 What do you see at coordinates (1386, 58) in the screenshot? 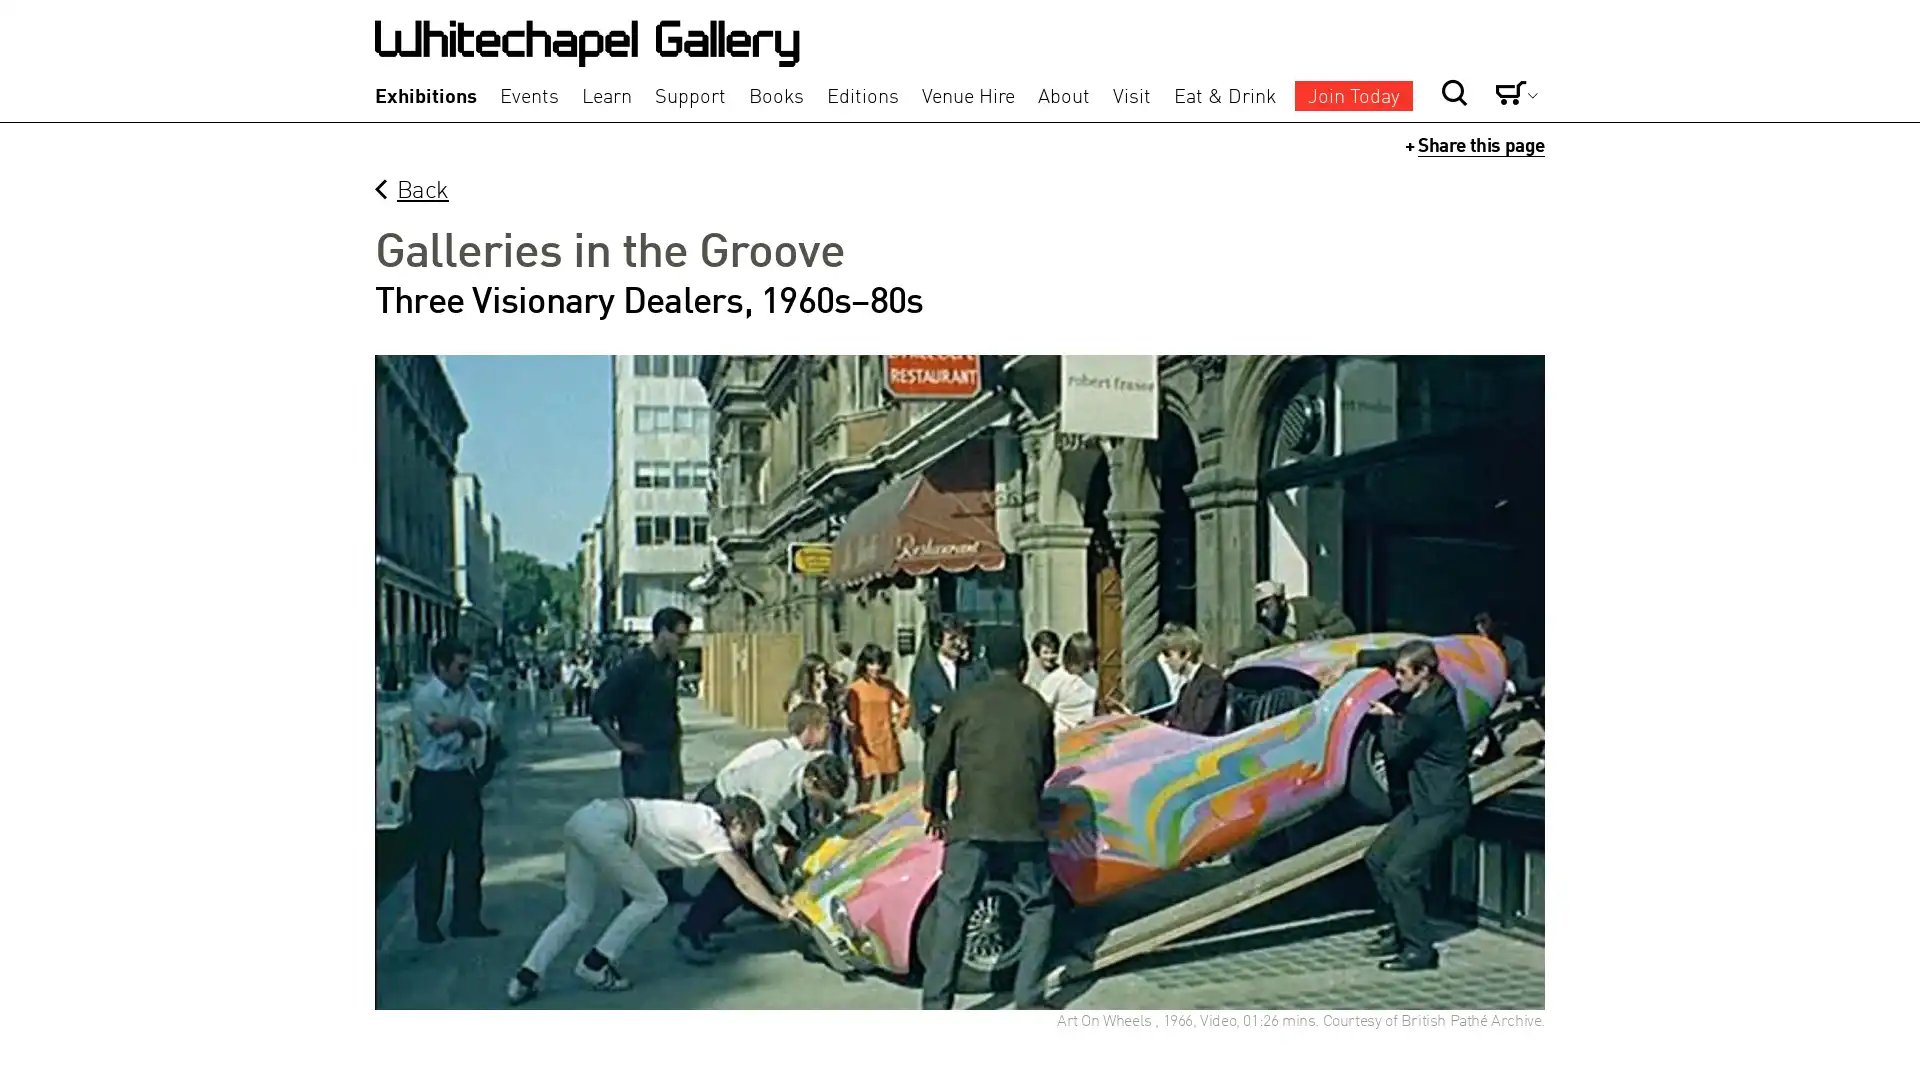
I see `Go` at bounding box center [1386, 58].